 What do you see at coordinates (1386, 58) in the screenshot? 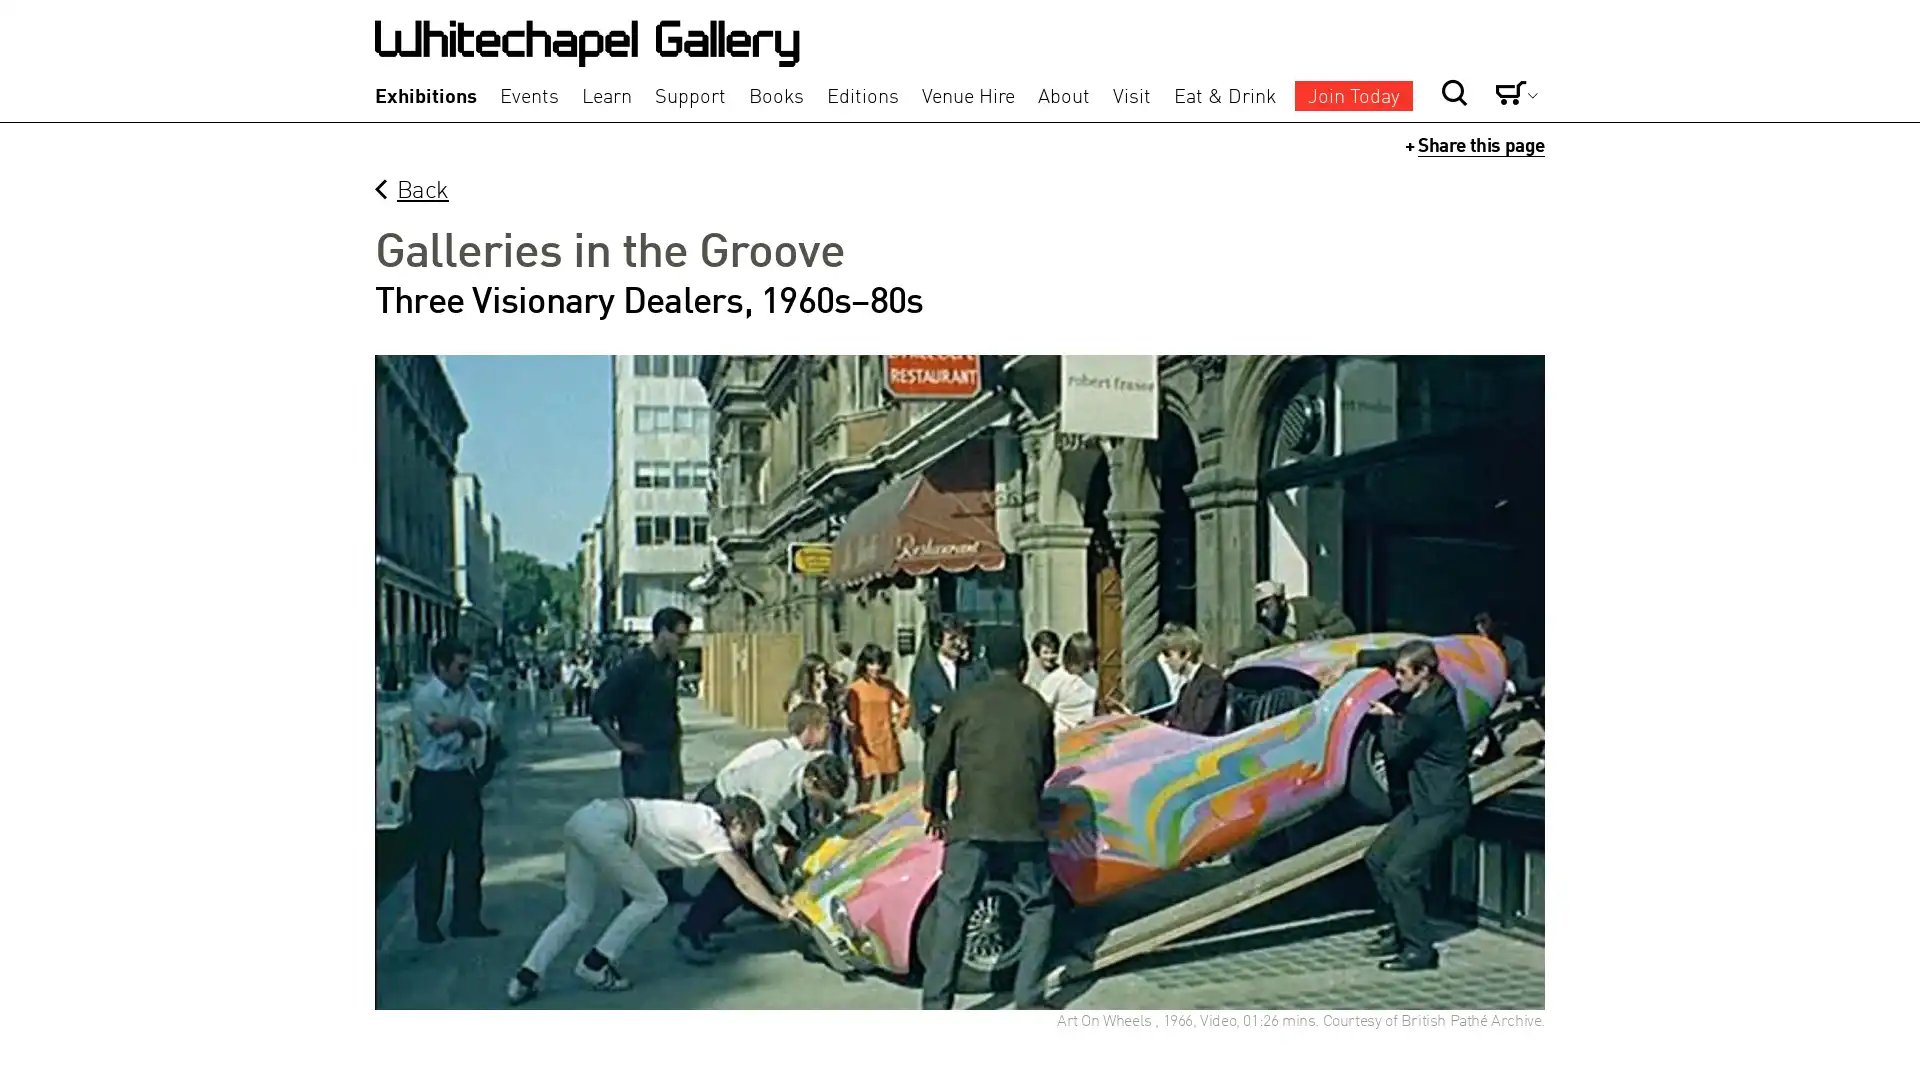
I see `Go` at bounding box center [1386, 58].